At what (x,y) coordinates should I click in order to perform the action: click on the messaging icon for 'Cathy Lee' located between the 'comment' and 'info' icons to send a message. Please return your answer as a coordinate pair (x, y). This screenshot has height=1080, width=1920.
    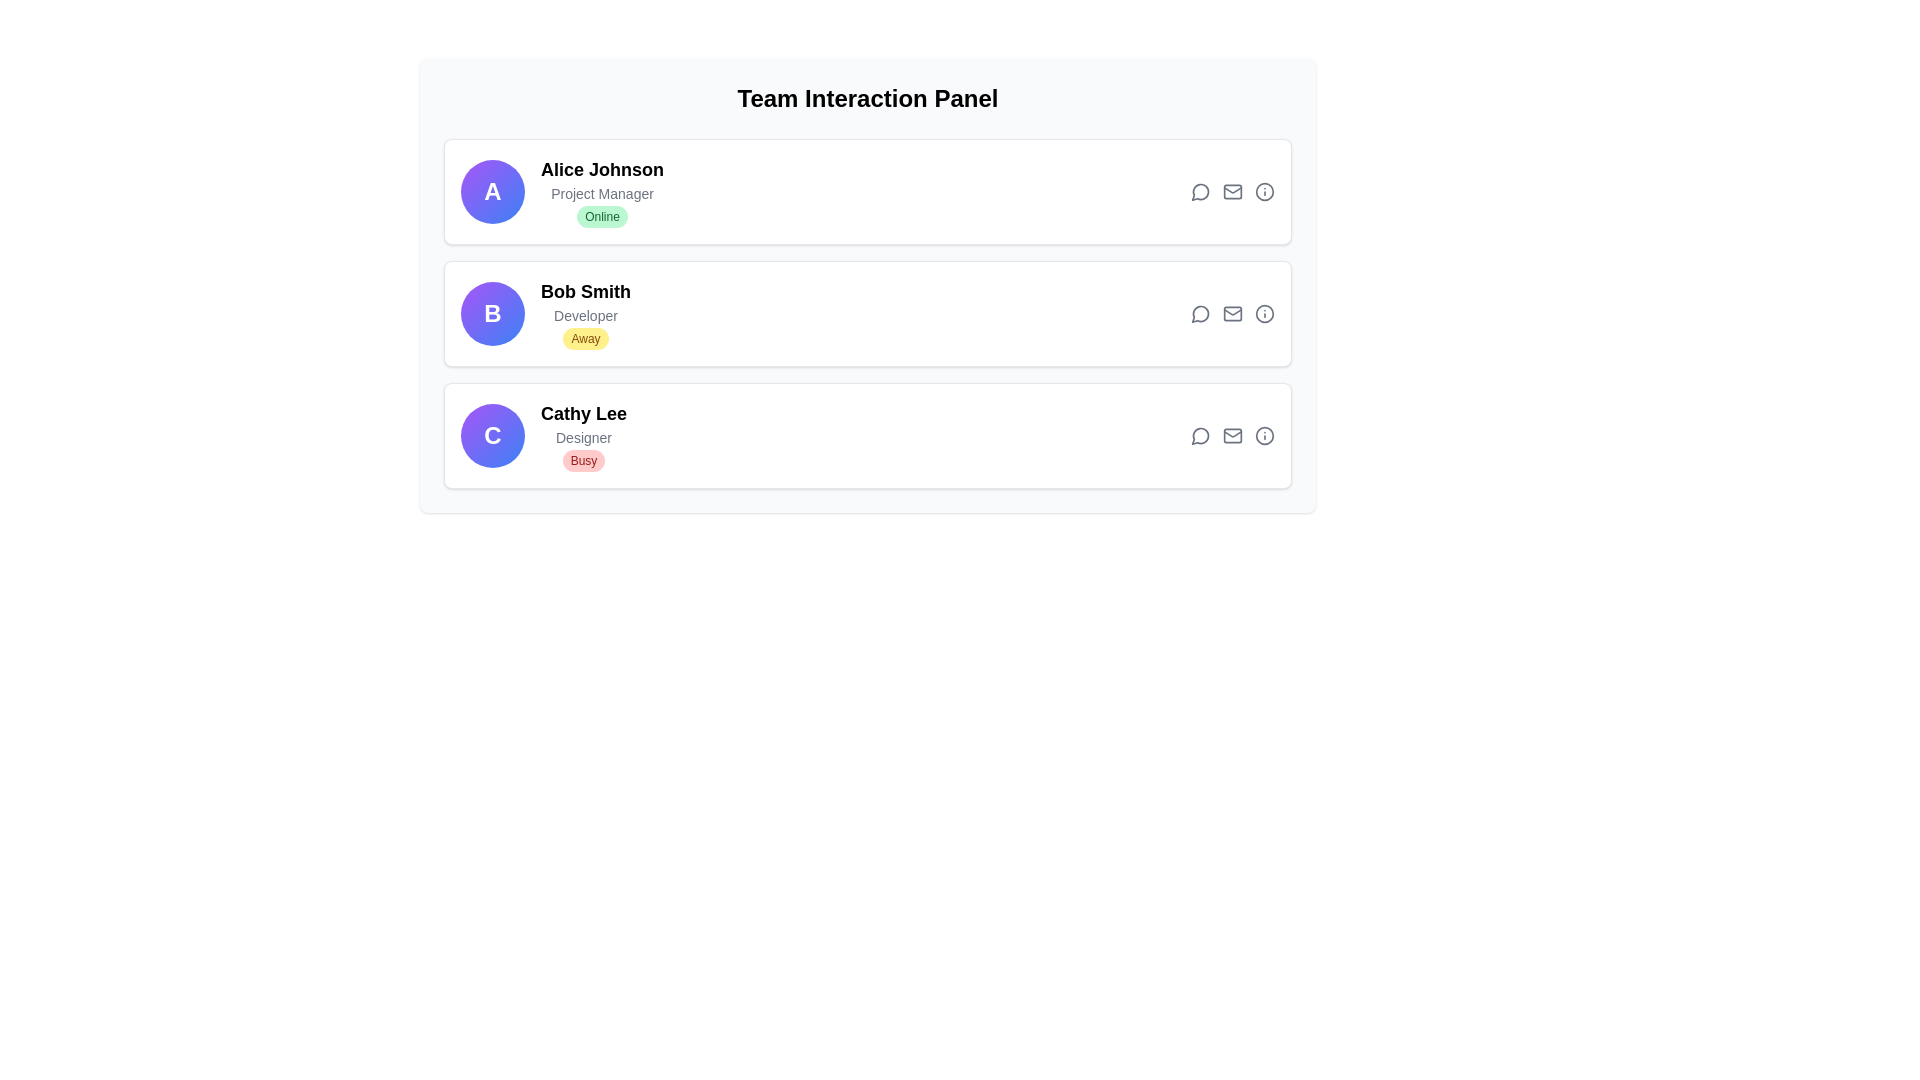
    Looking at the image, I should click on (1232, 434).